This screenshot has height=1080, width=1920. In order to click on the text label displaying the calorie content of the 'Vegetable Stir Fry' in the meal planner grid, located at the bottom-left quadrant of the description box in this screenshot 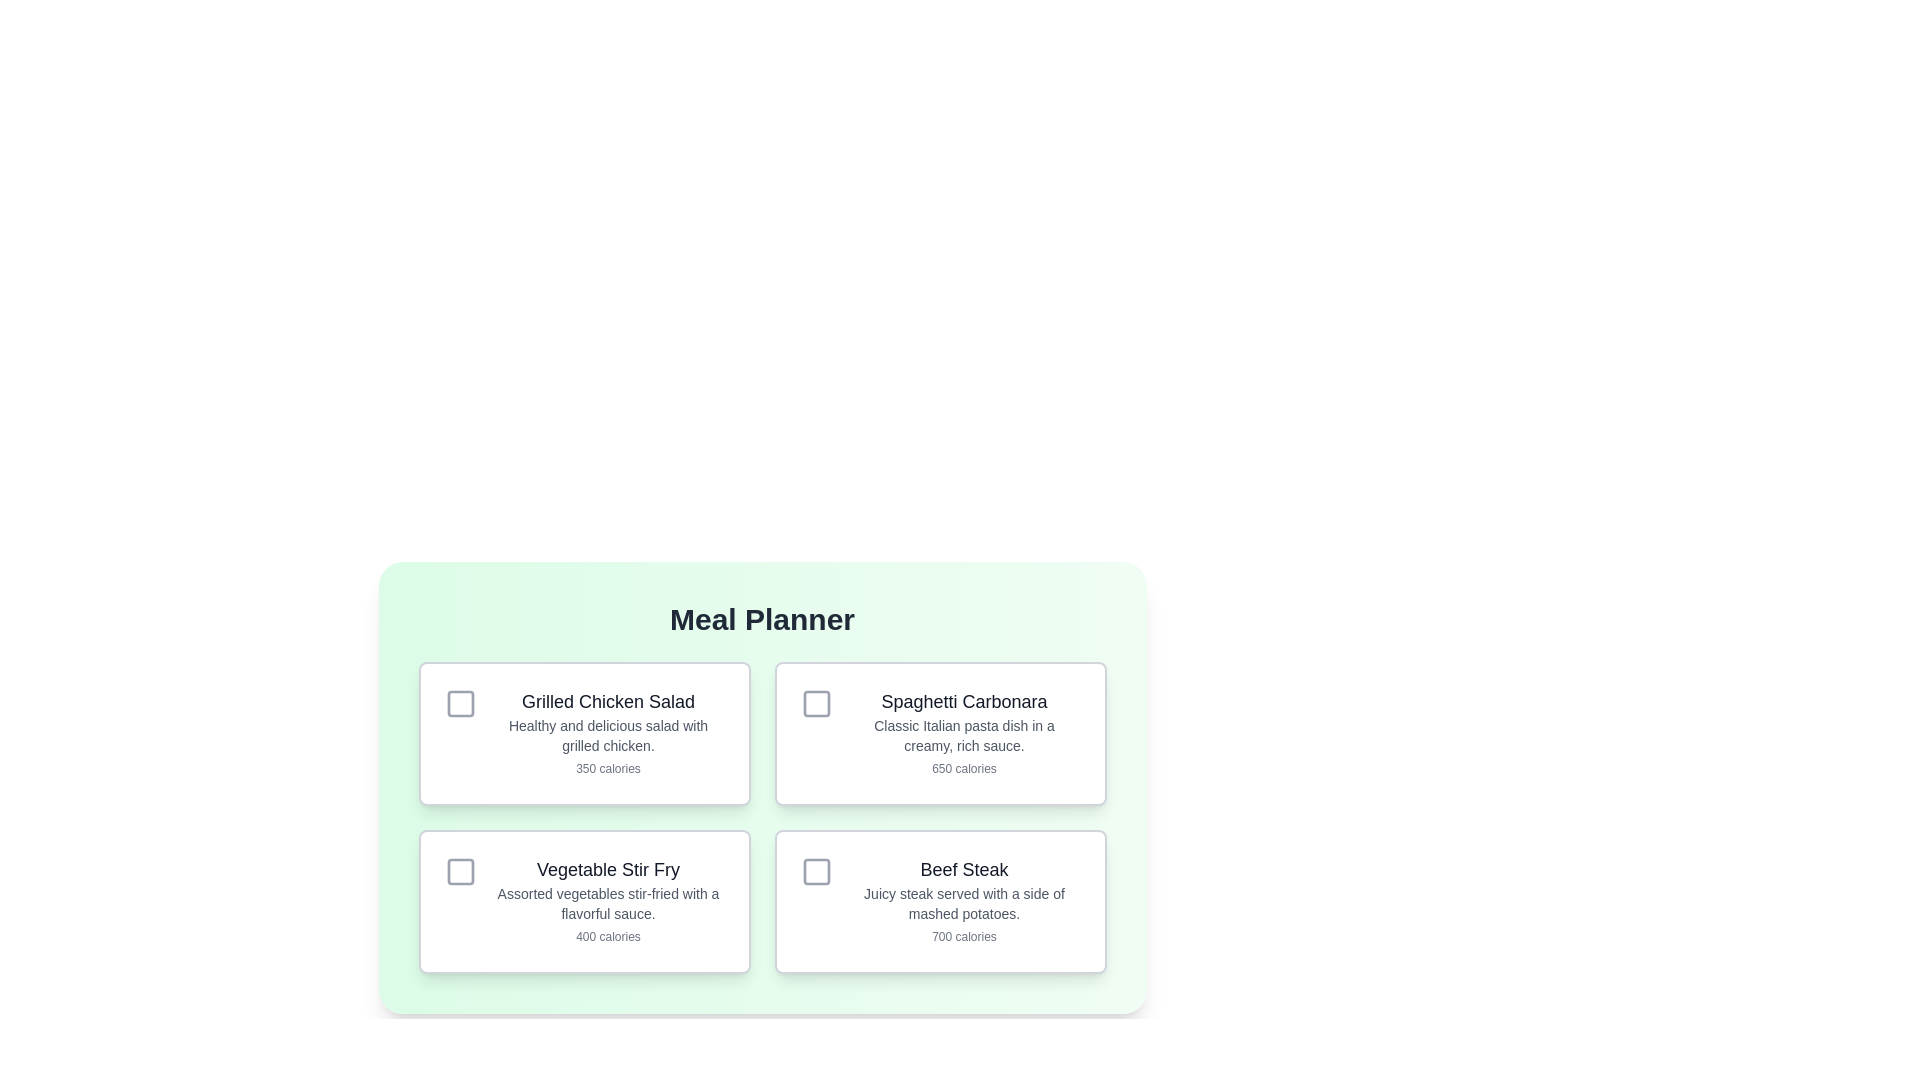, I will do `click(607, 937)`.